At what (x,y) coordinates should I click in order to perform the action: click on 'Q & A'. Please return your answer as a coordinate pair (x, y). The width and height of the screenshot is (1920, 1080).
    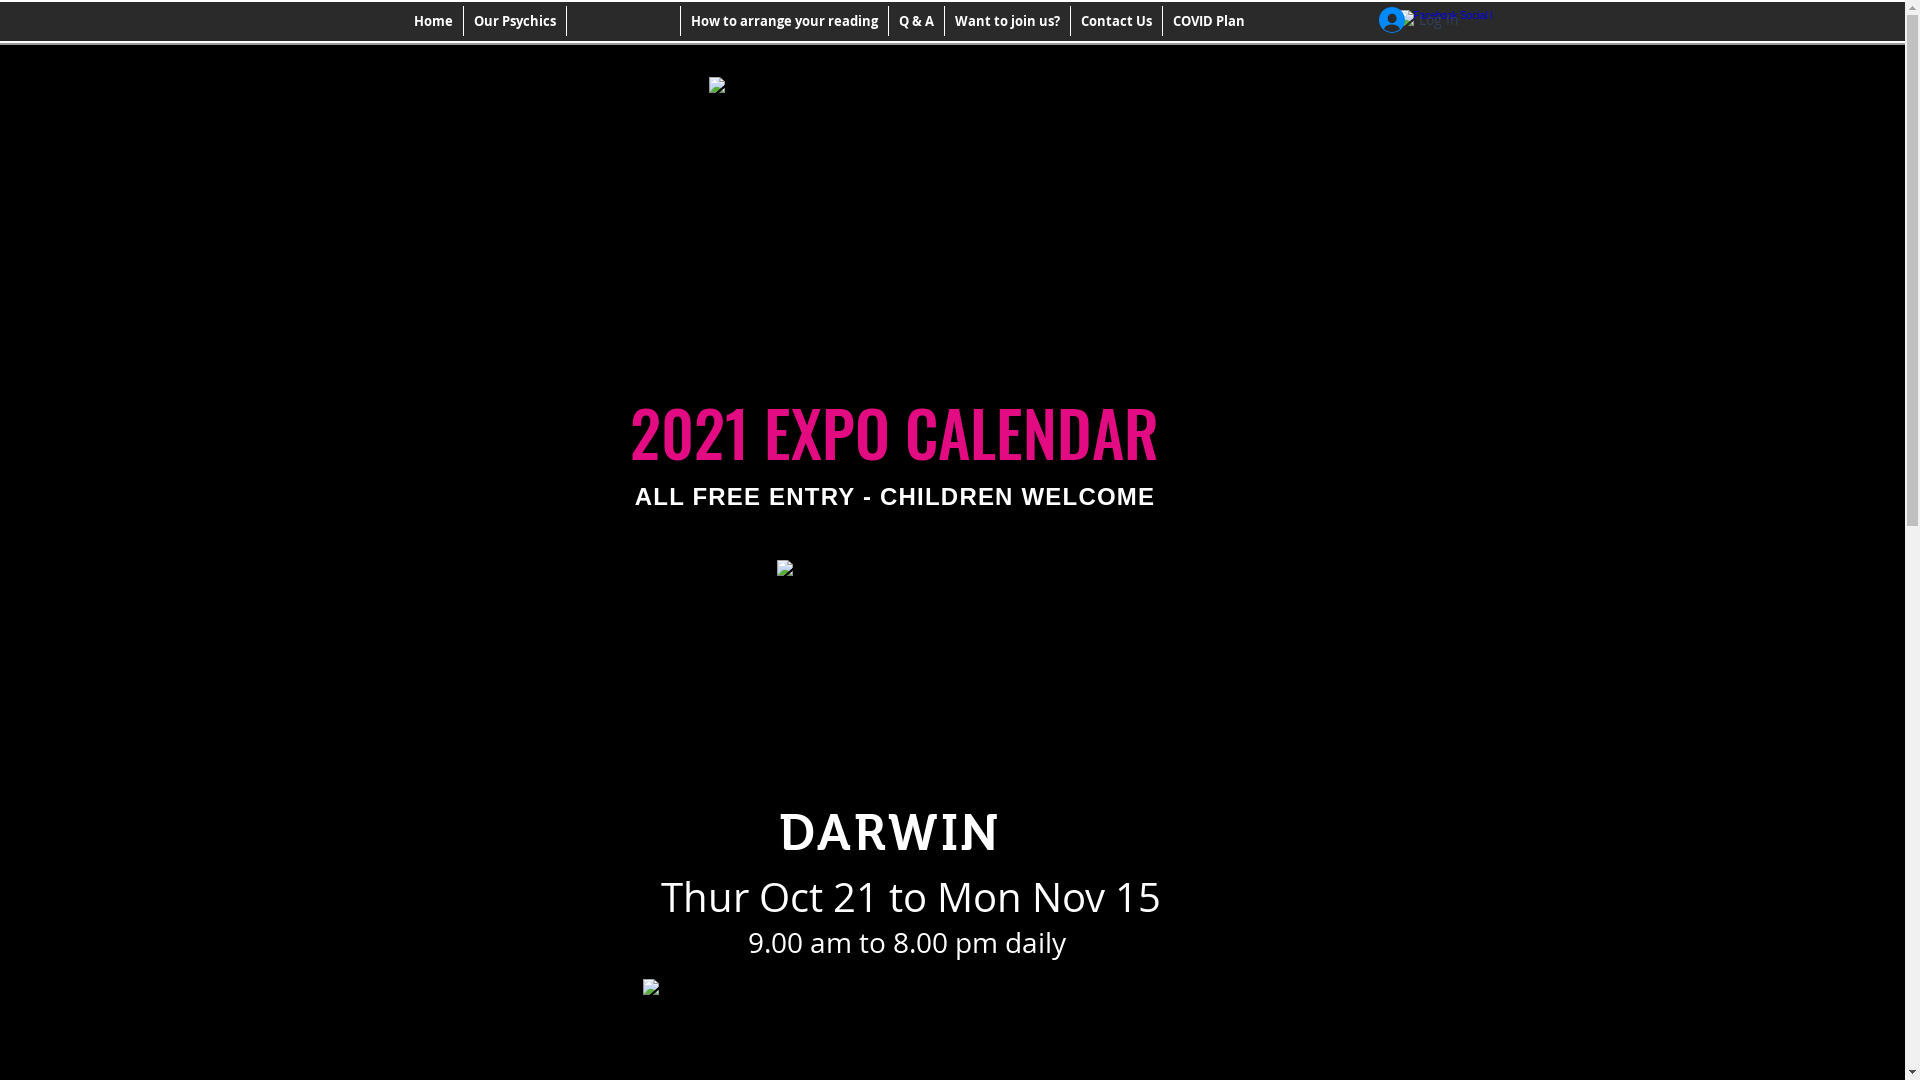
    Looking at the image, I should click on (915, 20).